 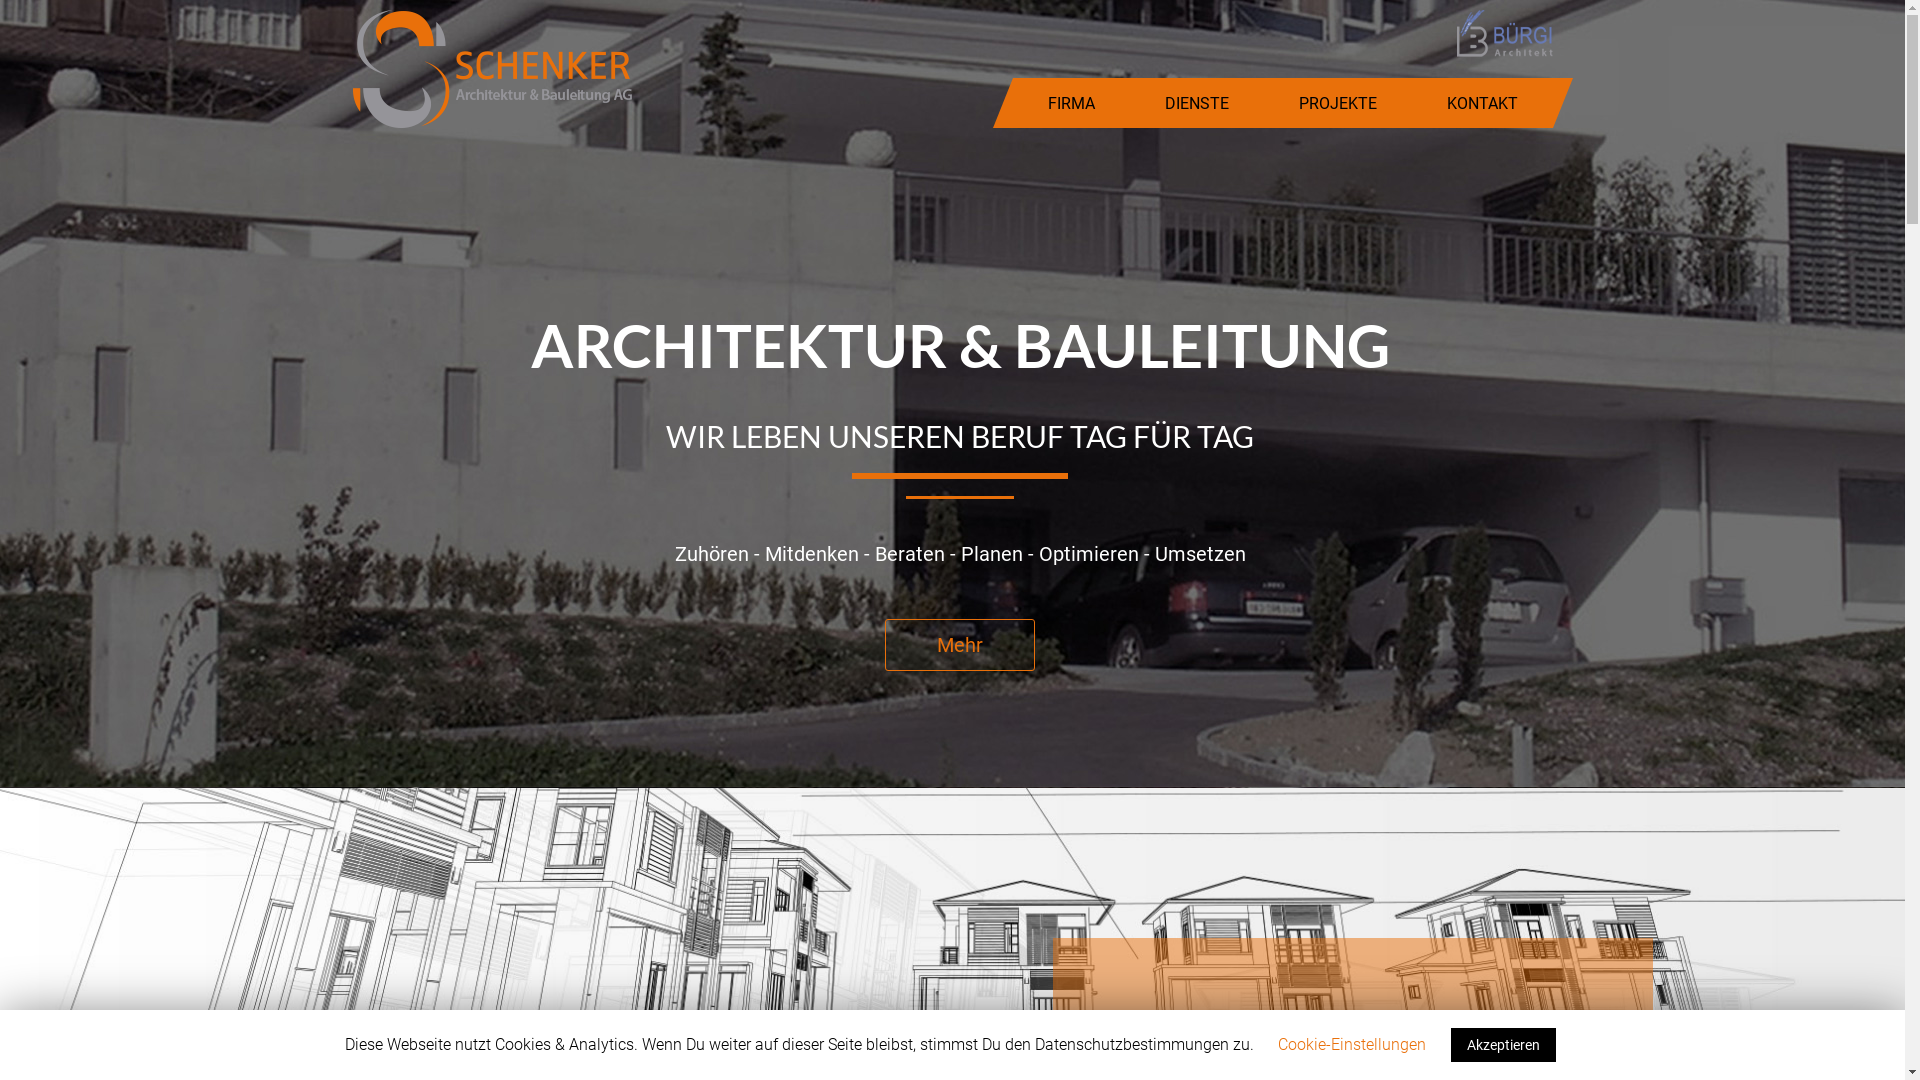 What do you see at coordinates (491, 66) in the screenshot?
I see `'Schenker Architektur & Bauleitung AG'` at bounding box center [491, 66].